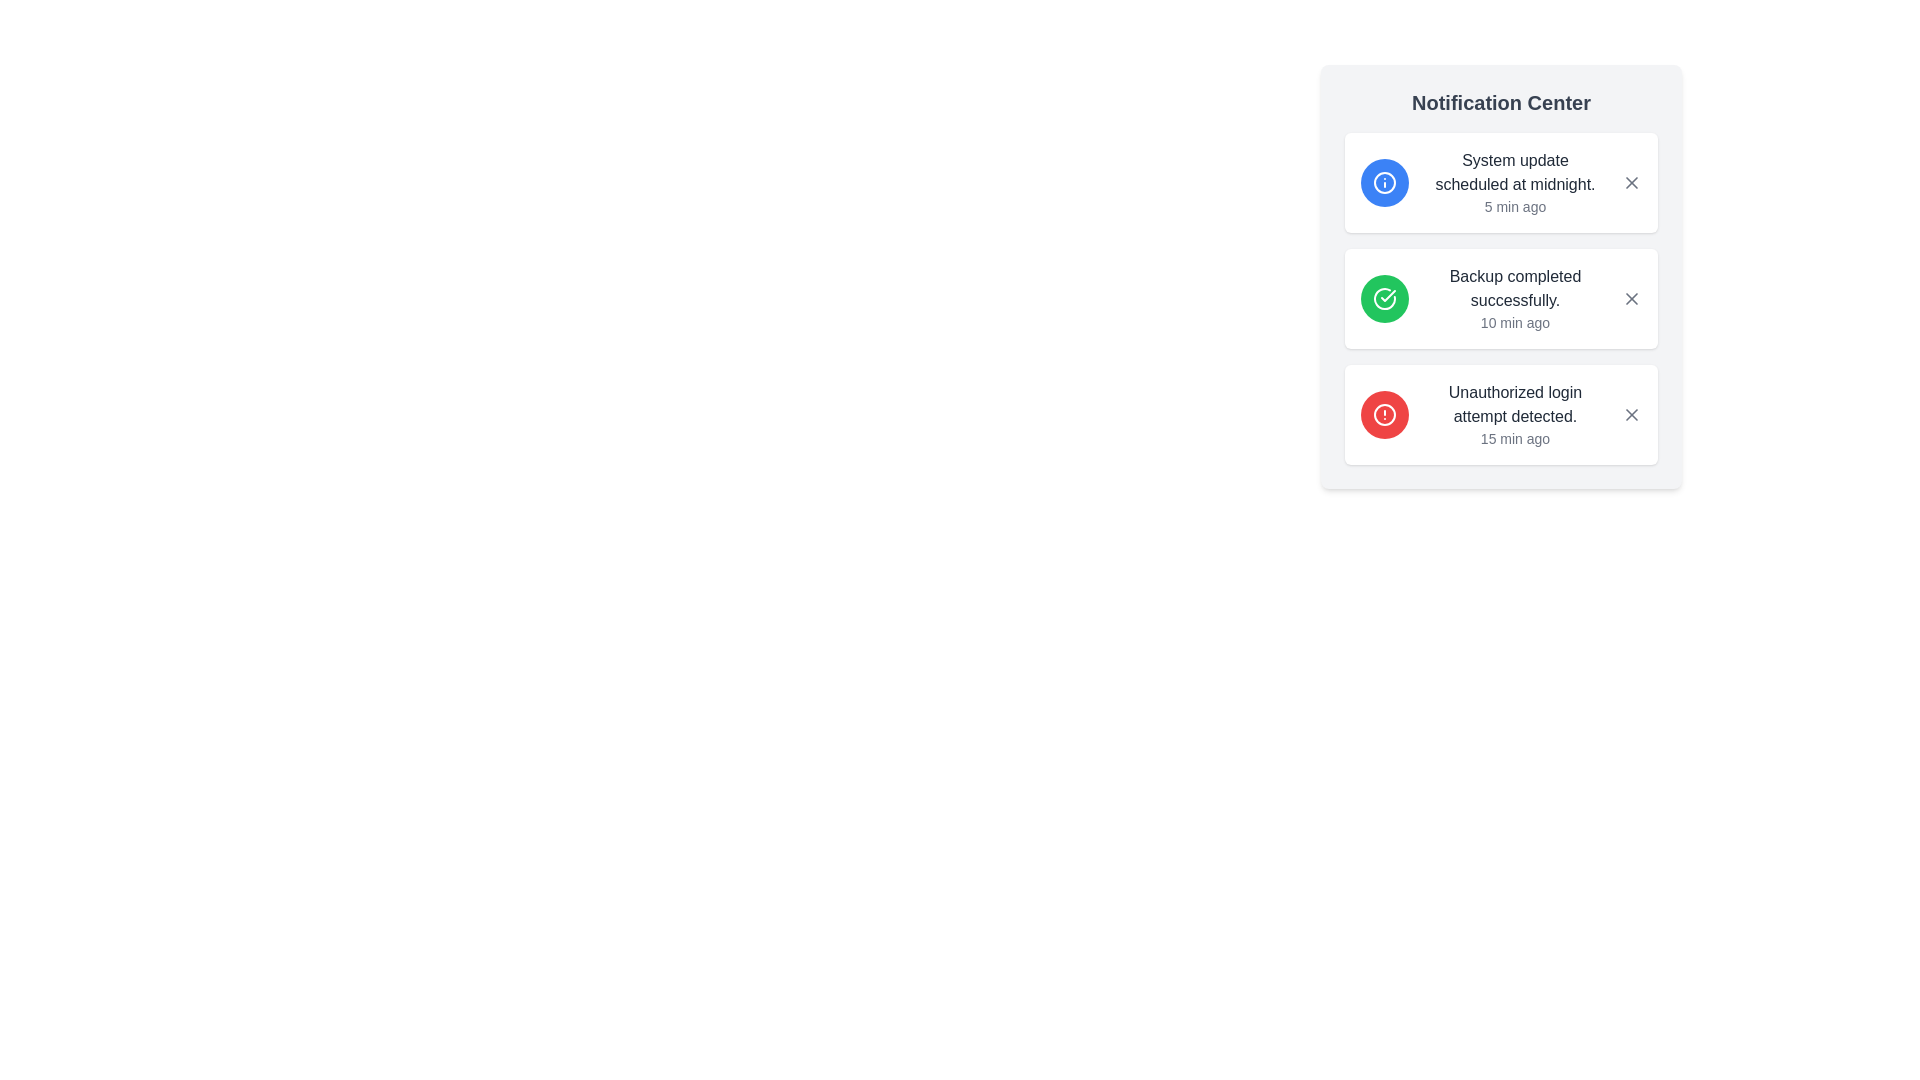  Describe the element at coordinates (1515, 438) in the screenshot. I see `the Timestamp label that reads '15 min ago', located in the bottom-right corner of the notification entry for 'Unauthorized login attempt detected.'` at that location.